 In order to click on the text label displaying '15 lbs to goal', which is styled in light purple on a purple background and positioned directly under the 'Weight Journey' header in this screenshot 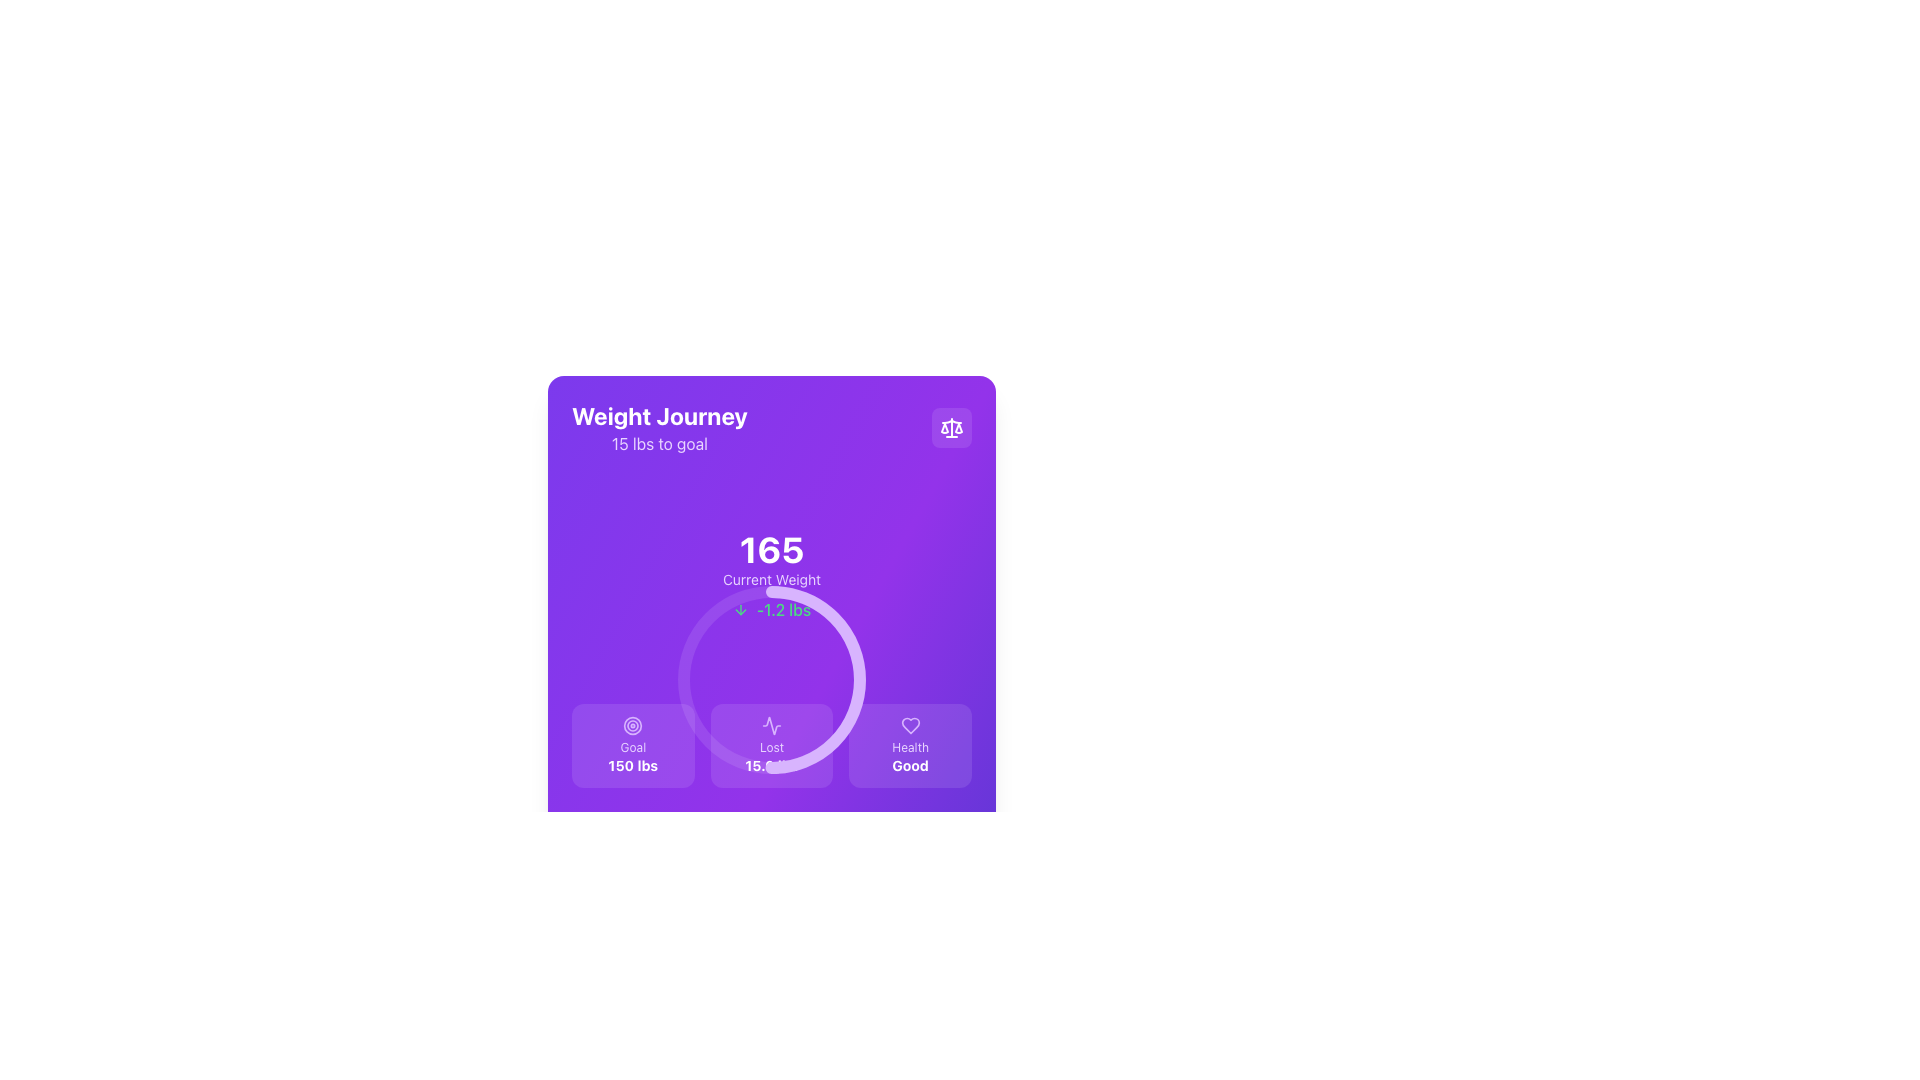, I will do `click(659, 442)`.